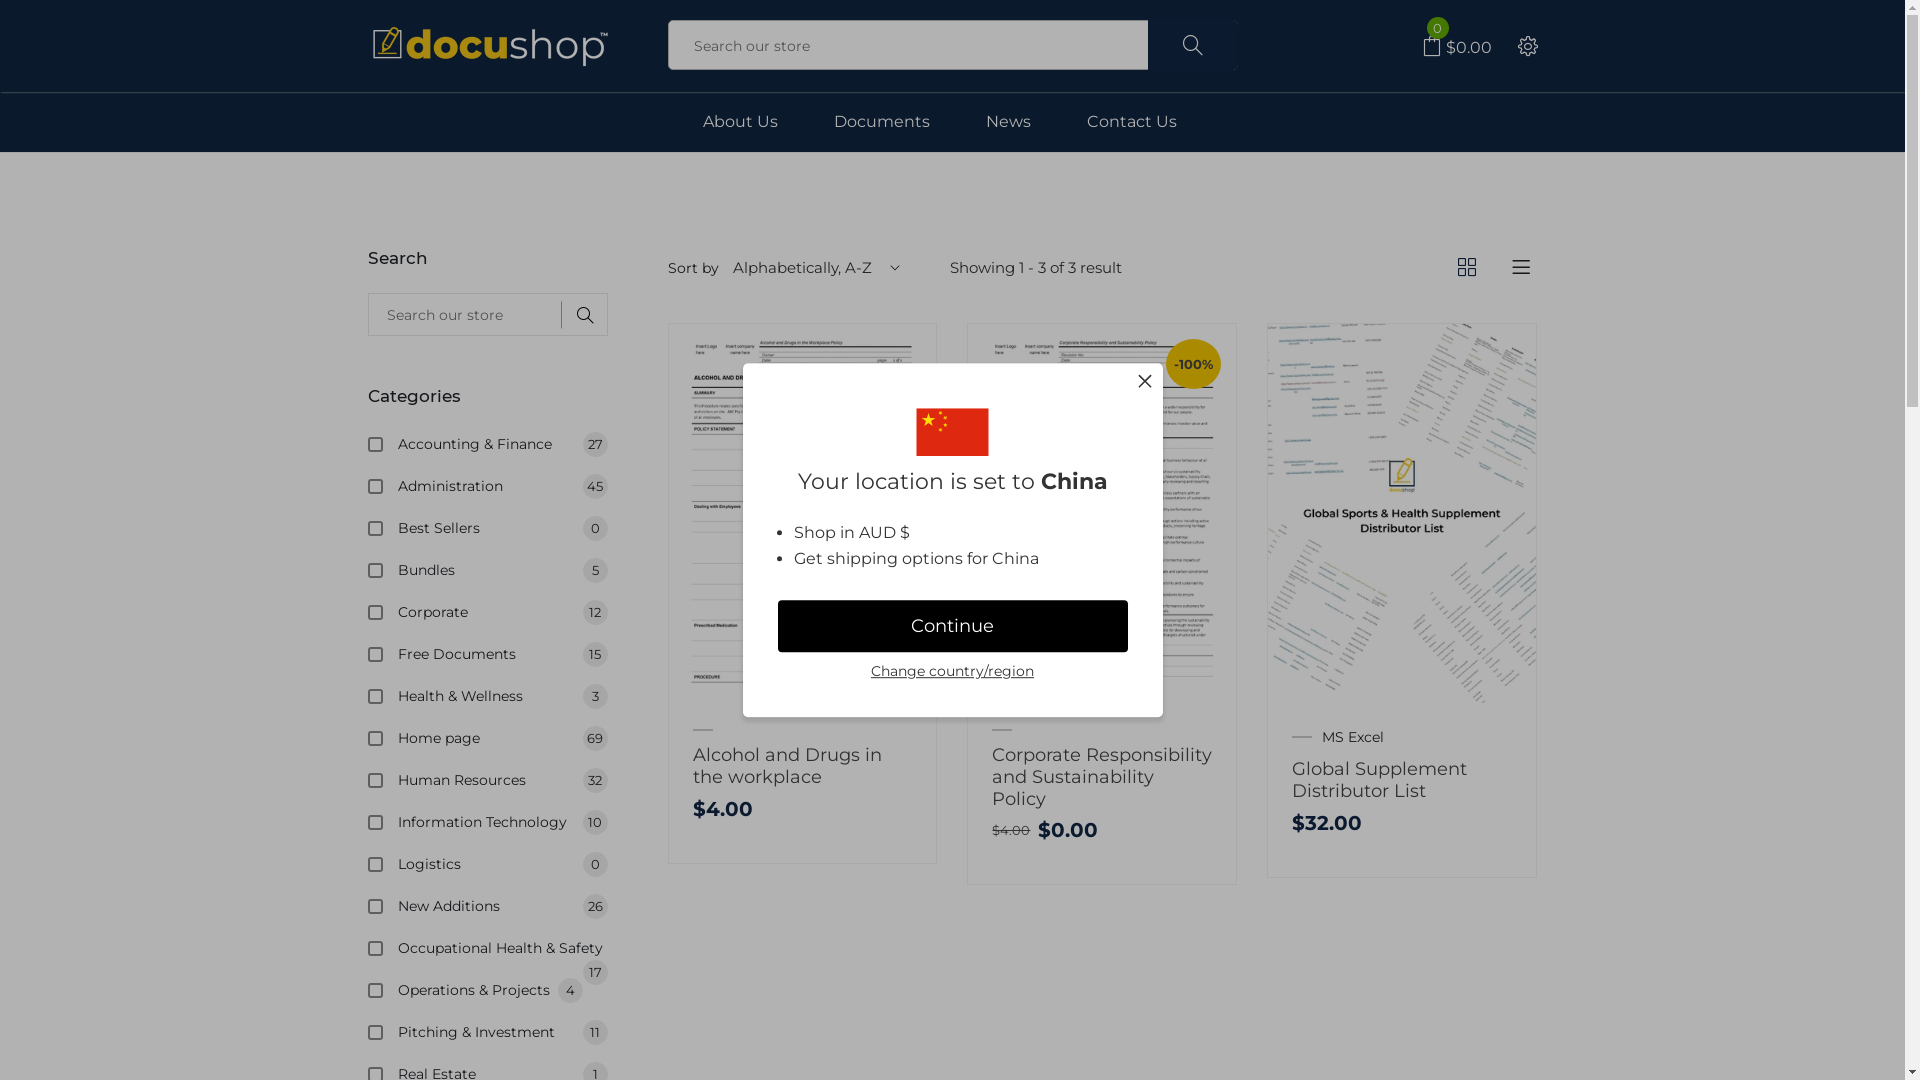  What do you see at coordinates (503, 654) in the screenshot?
I see `'Free Documents` at bounding box center [503, 654].